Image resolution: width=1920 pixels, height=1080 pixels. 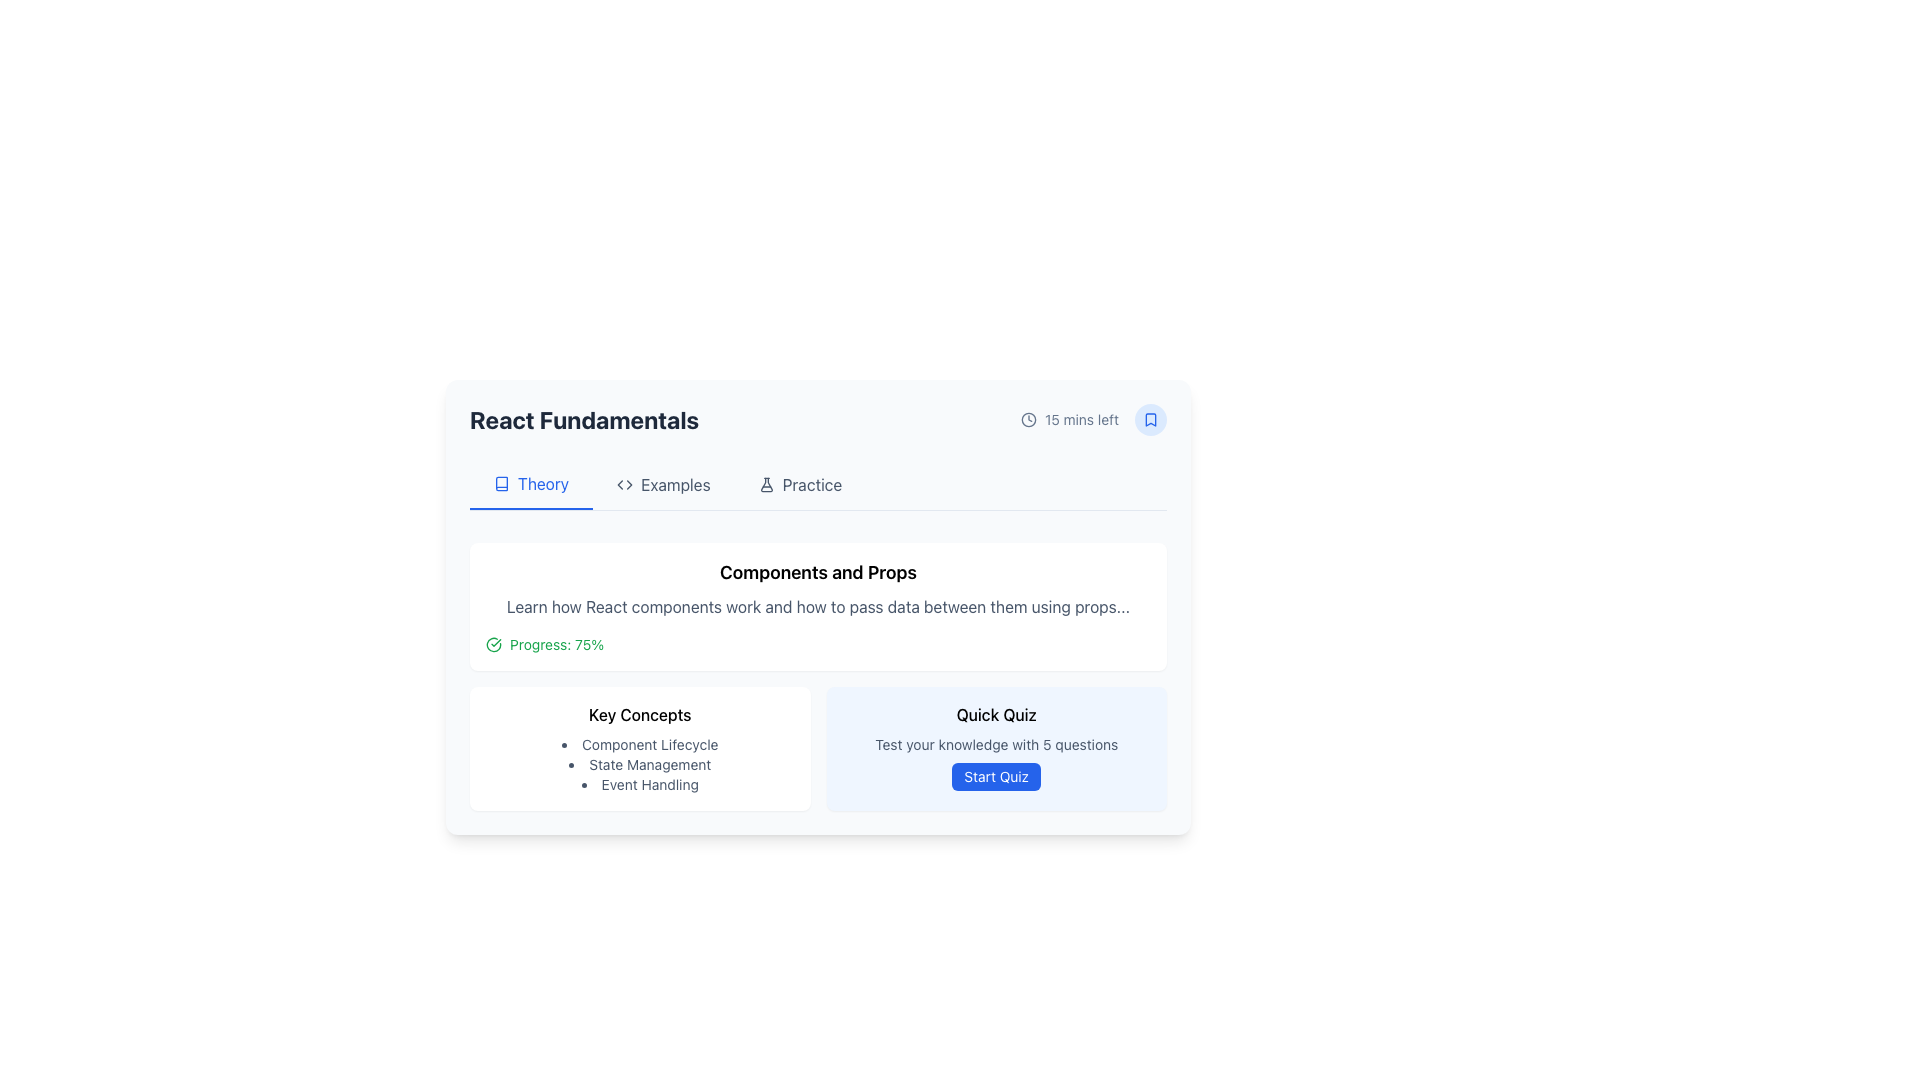 What do you see at coordinates (996, 775) in the screenshot?
I see `the 'Start Quiz' button located in the bottom-right corner of the light blue card titled 'Quick Quiz' to initiate the quiz` at bounding box center [996, 775].